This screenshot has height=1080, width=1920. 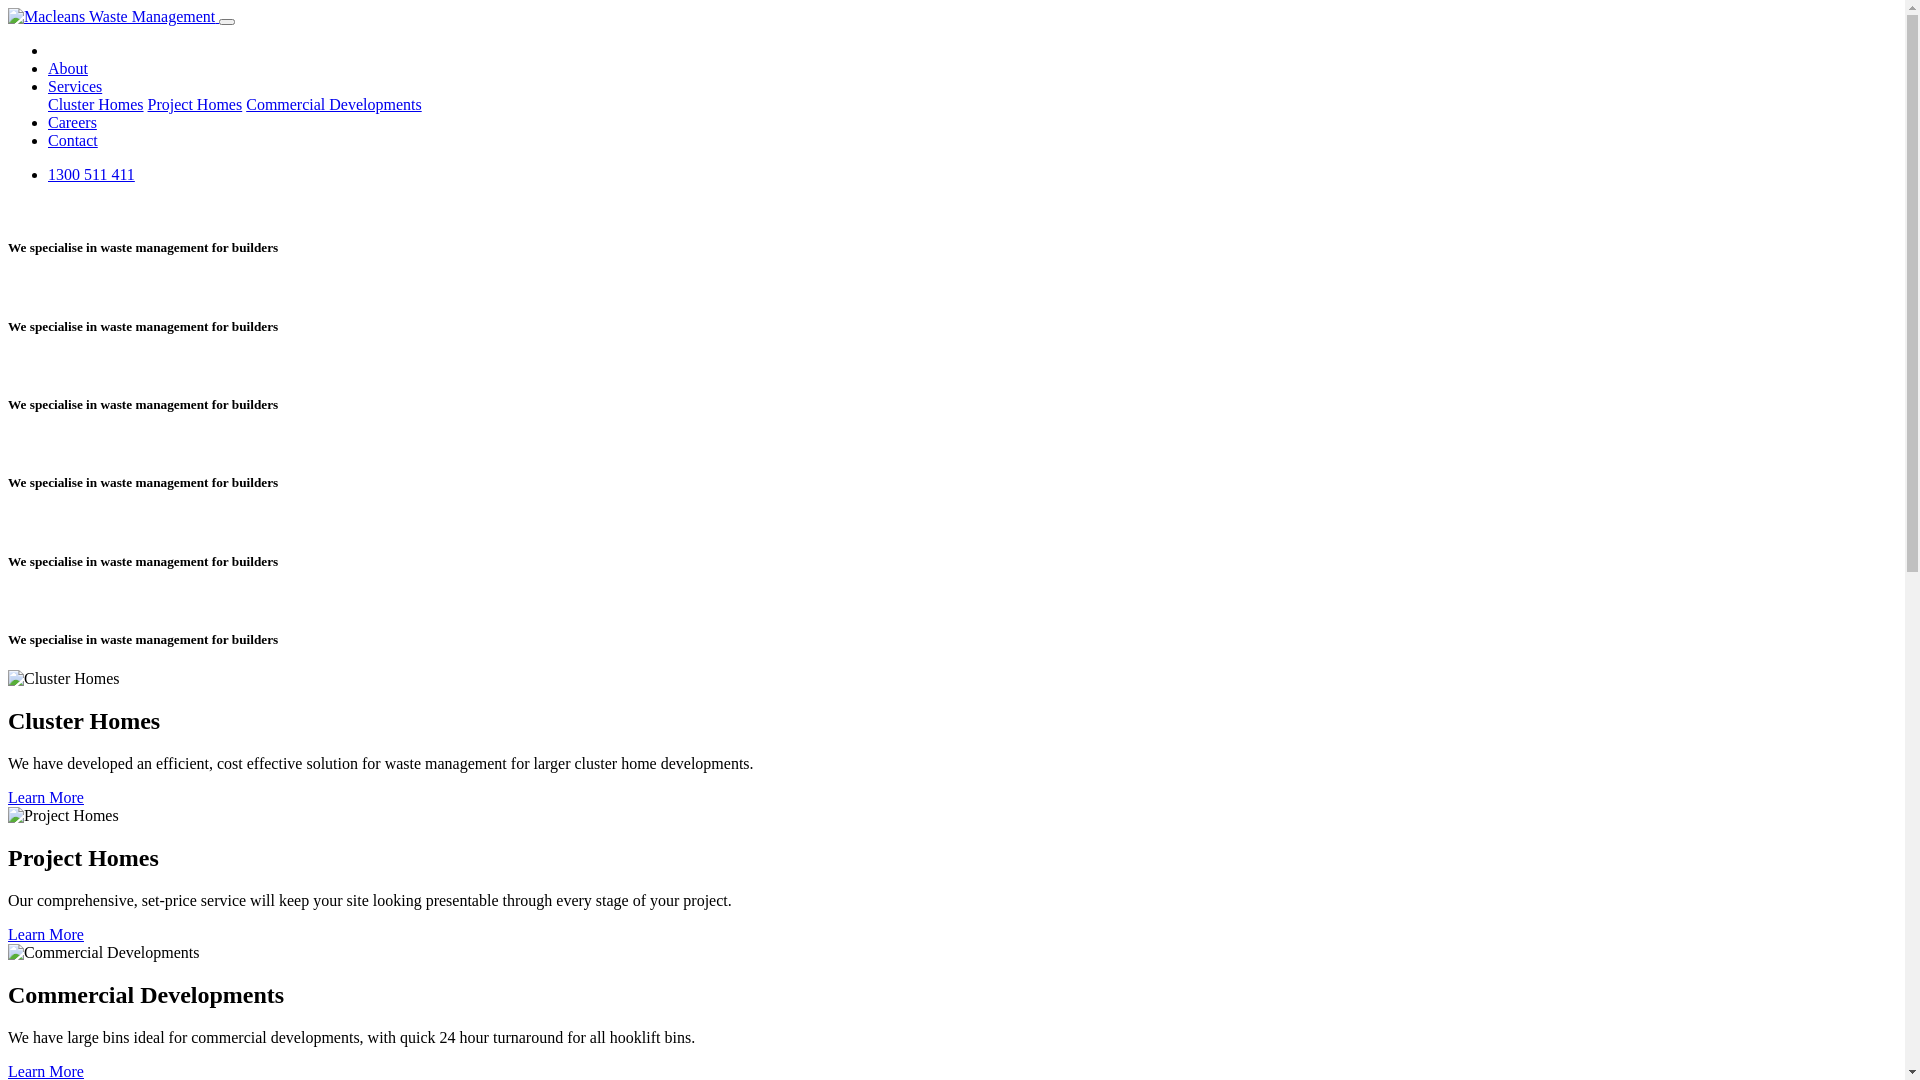 I want to click on 'Commercial Developments', so click(x=334, y=104).